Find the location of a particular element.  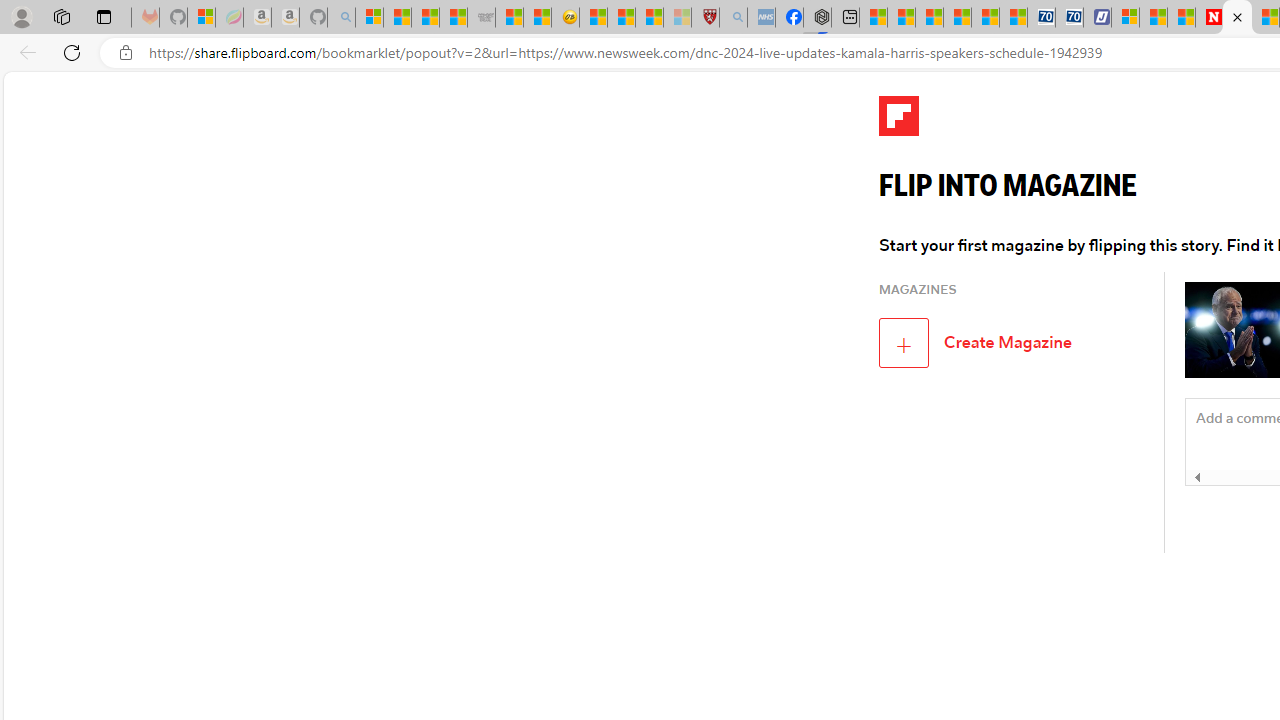

'Nordace - Nordace Siena Is Not An Ordinary Backpack' is located at coordinates (817, 17).